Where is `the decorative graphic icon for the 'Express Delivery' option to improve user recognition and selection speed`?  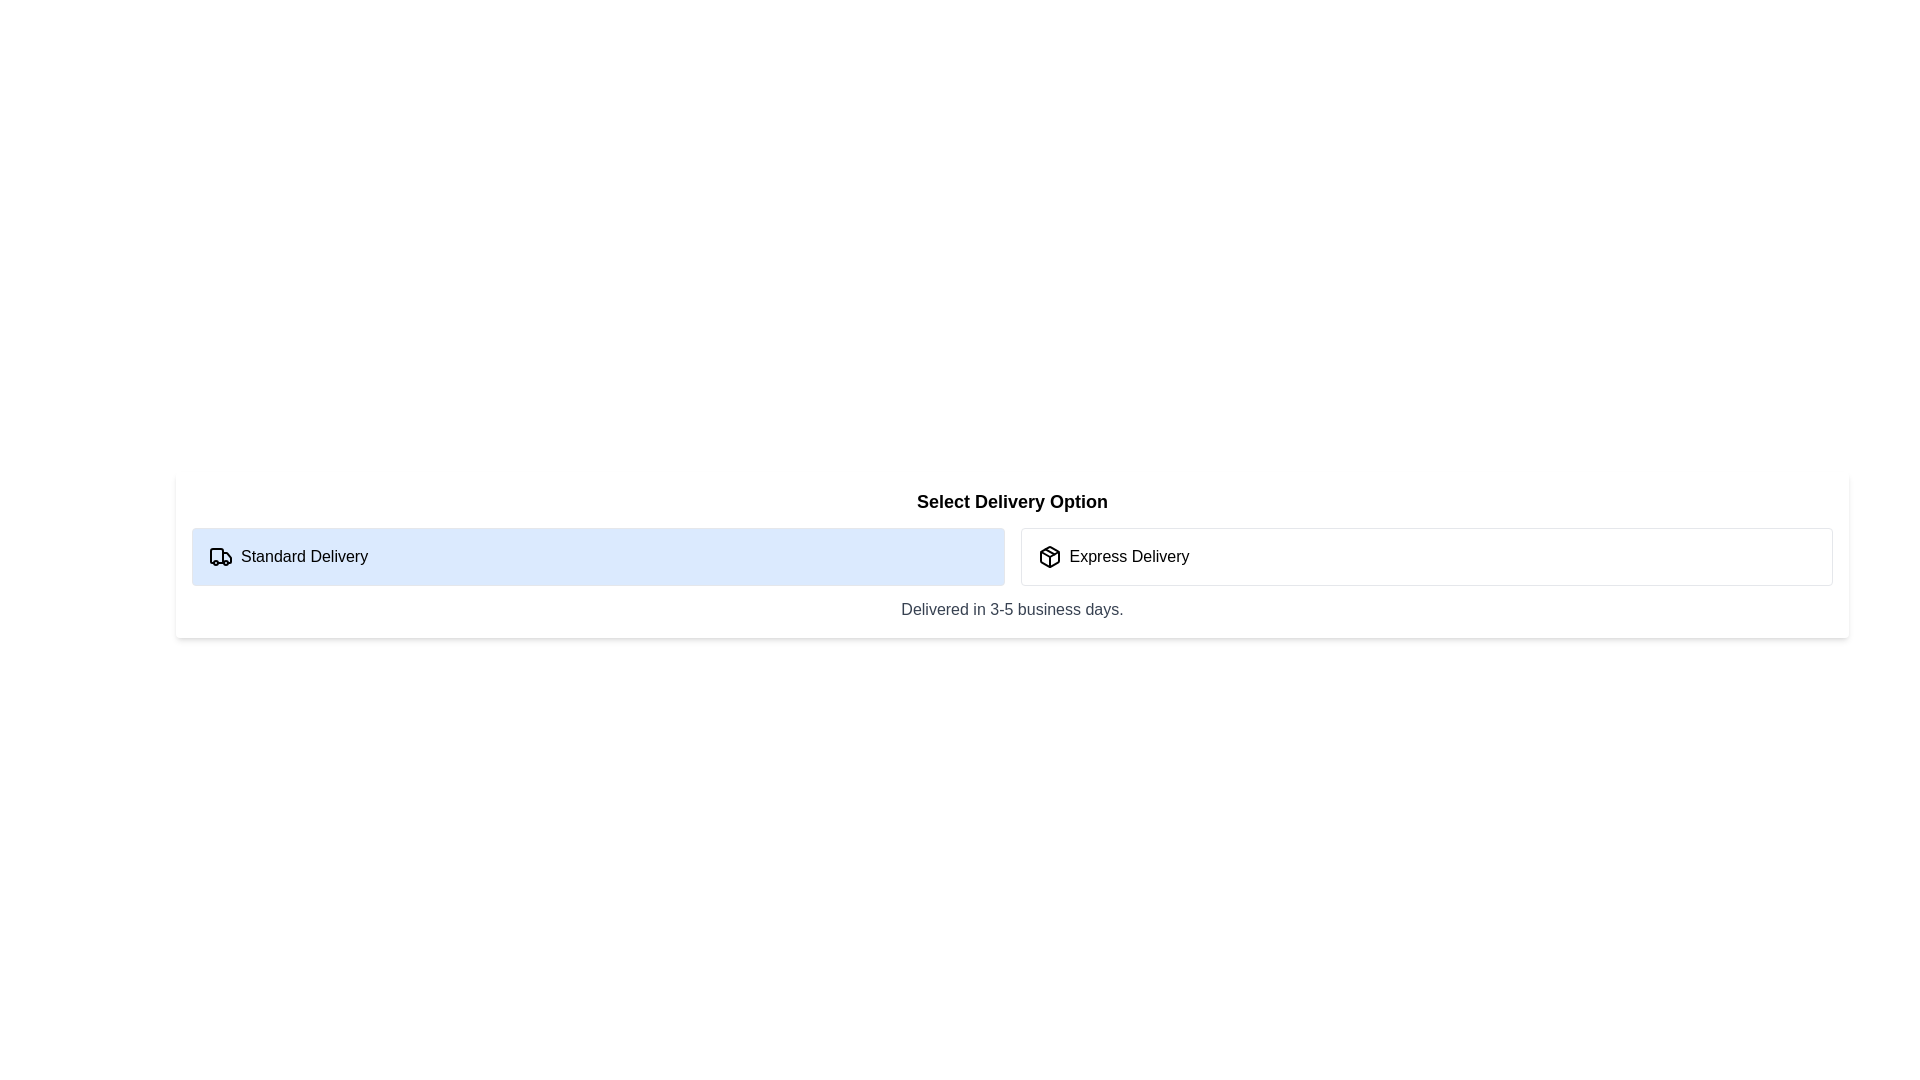
the decorative graphic icon for the 'Express Delivery' option to improve user recognition and selection speed is located at coordinates (1048, 556).